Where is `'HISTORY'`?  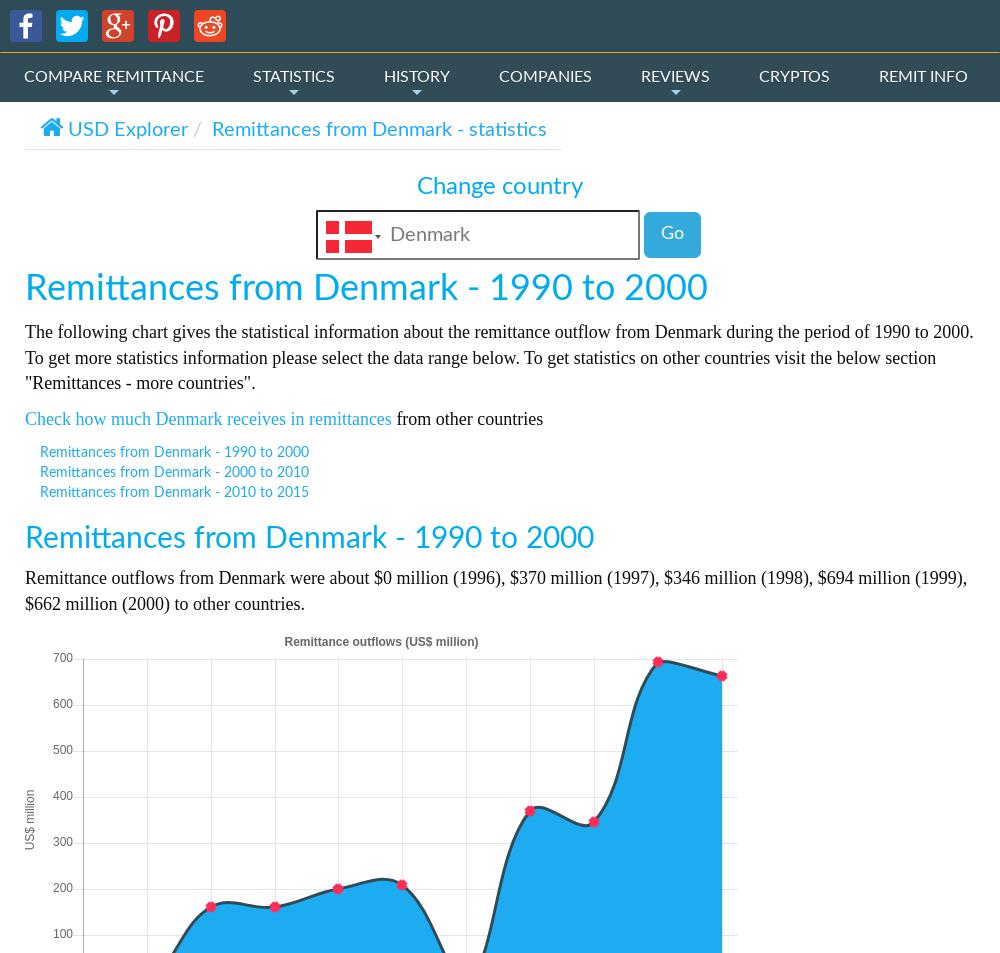 'HISTORY' is located at coordinates (417, 76).